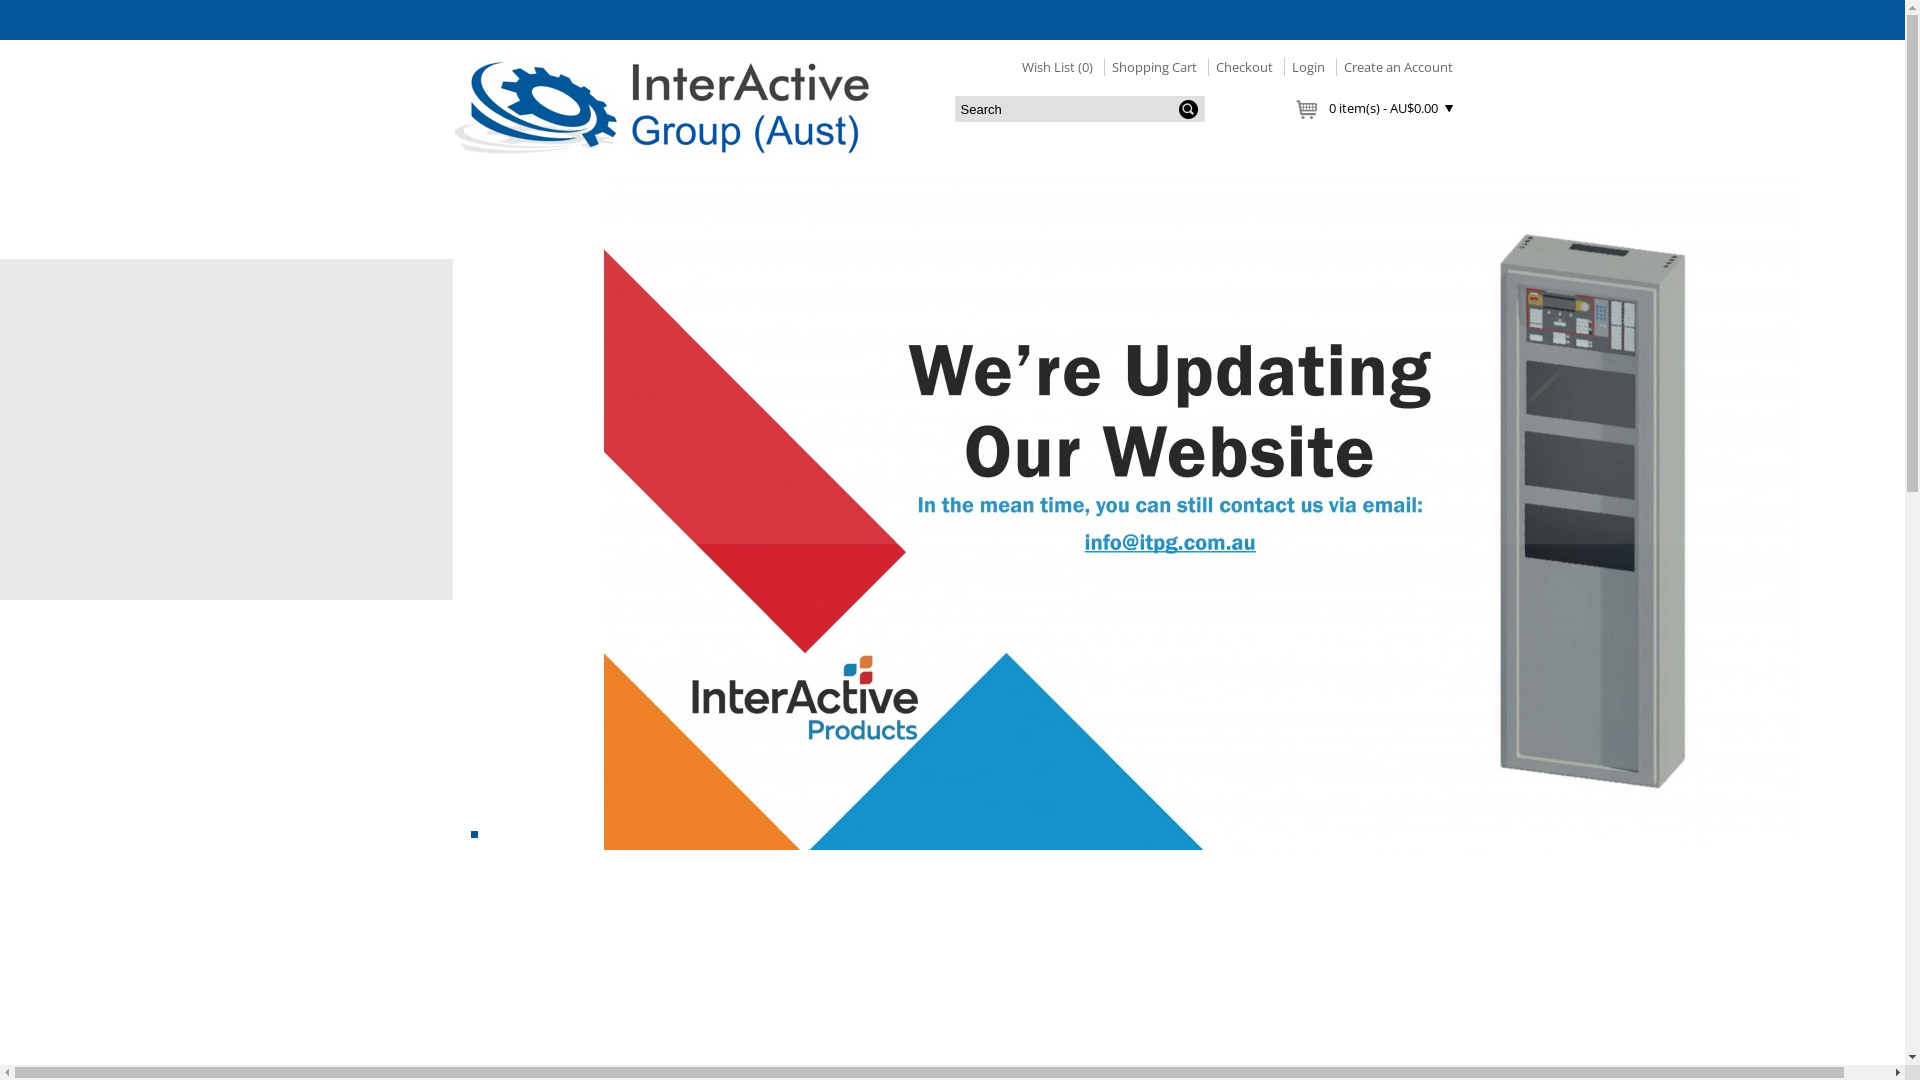 This screenshot has height=1080, width=1920. What do you see at coordinates (1150, 65) in the screenshot?
I see `'Shopping Cart'` at bounding box center [1150, 65].